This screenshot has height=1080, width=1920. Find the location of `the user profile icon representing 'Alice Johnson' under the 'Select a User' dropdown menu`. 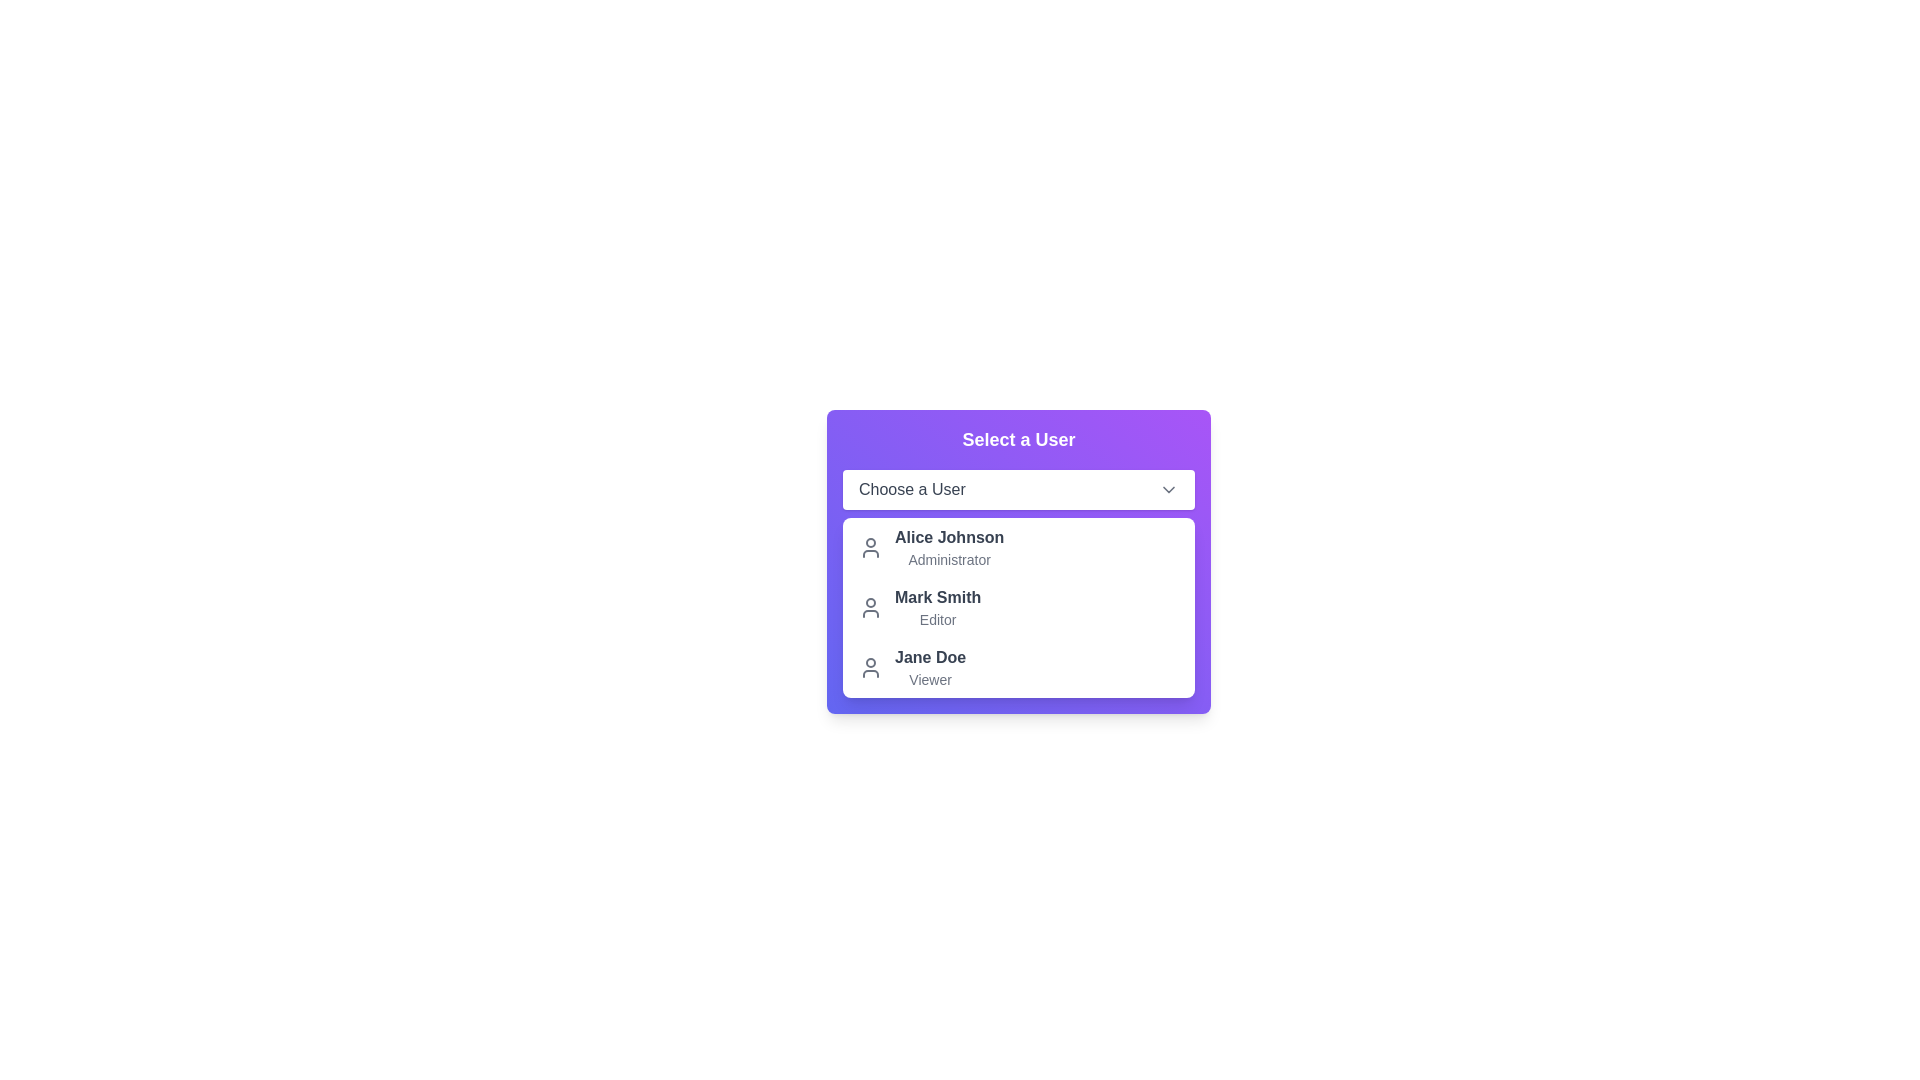

the user profile icon representing 'Alice Johnson' under the 'Select a User' dropdown menu is located at coordinates (870, 547).